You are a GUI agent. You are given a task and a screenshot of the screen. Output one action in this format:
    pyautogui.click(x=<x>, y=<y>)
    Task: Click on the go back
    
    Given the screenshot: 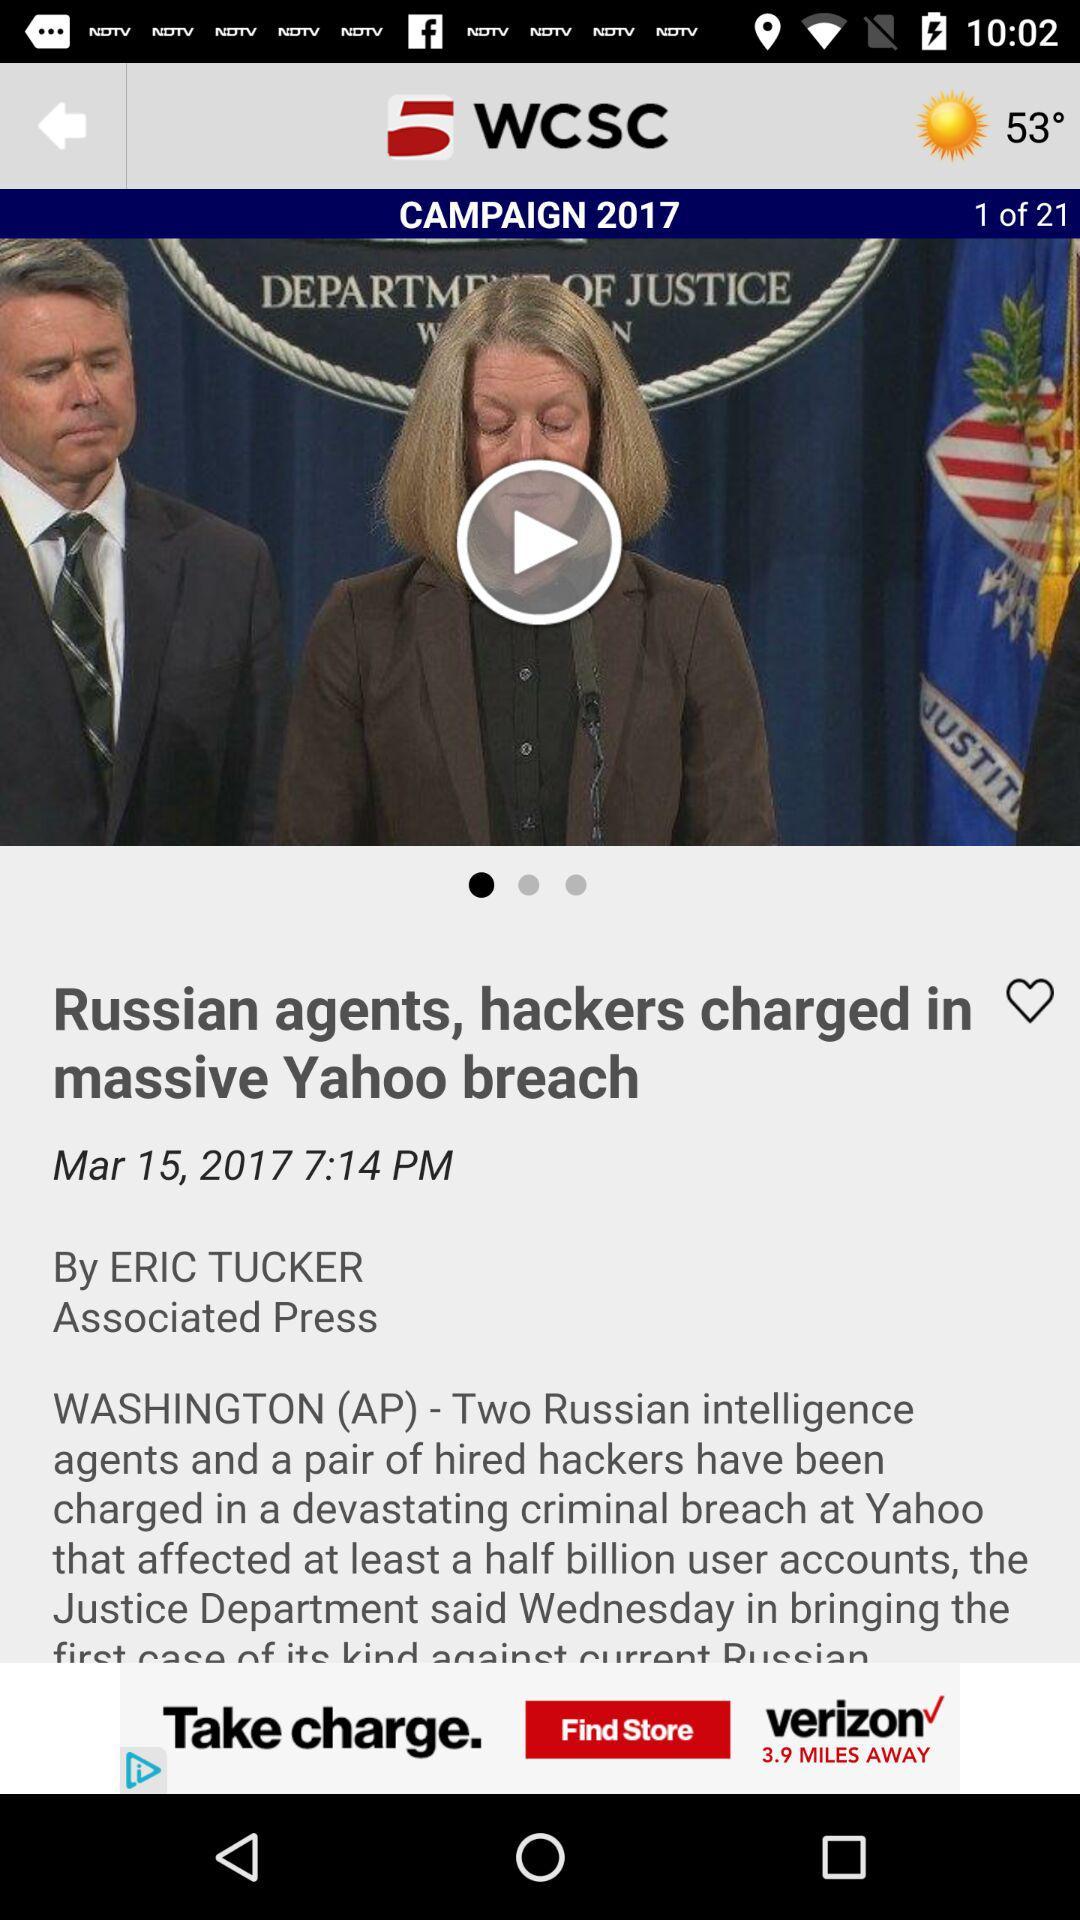 What is the action you would take?
    pyautogui.click(x=61, y=124)
    